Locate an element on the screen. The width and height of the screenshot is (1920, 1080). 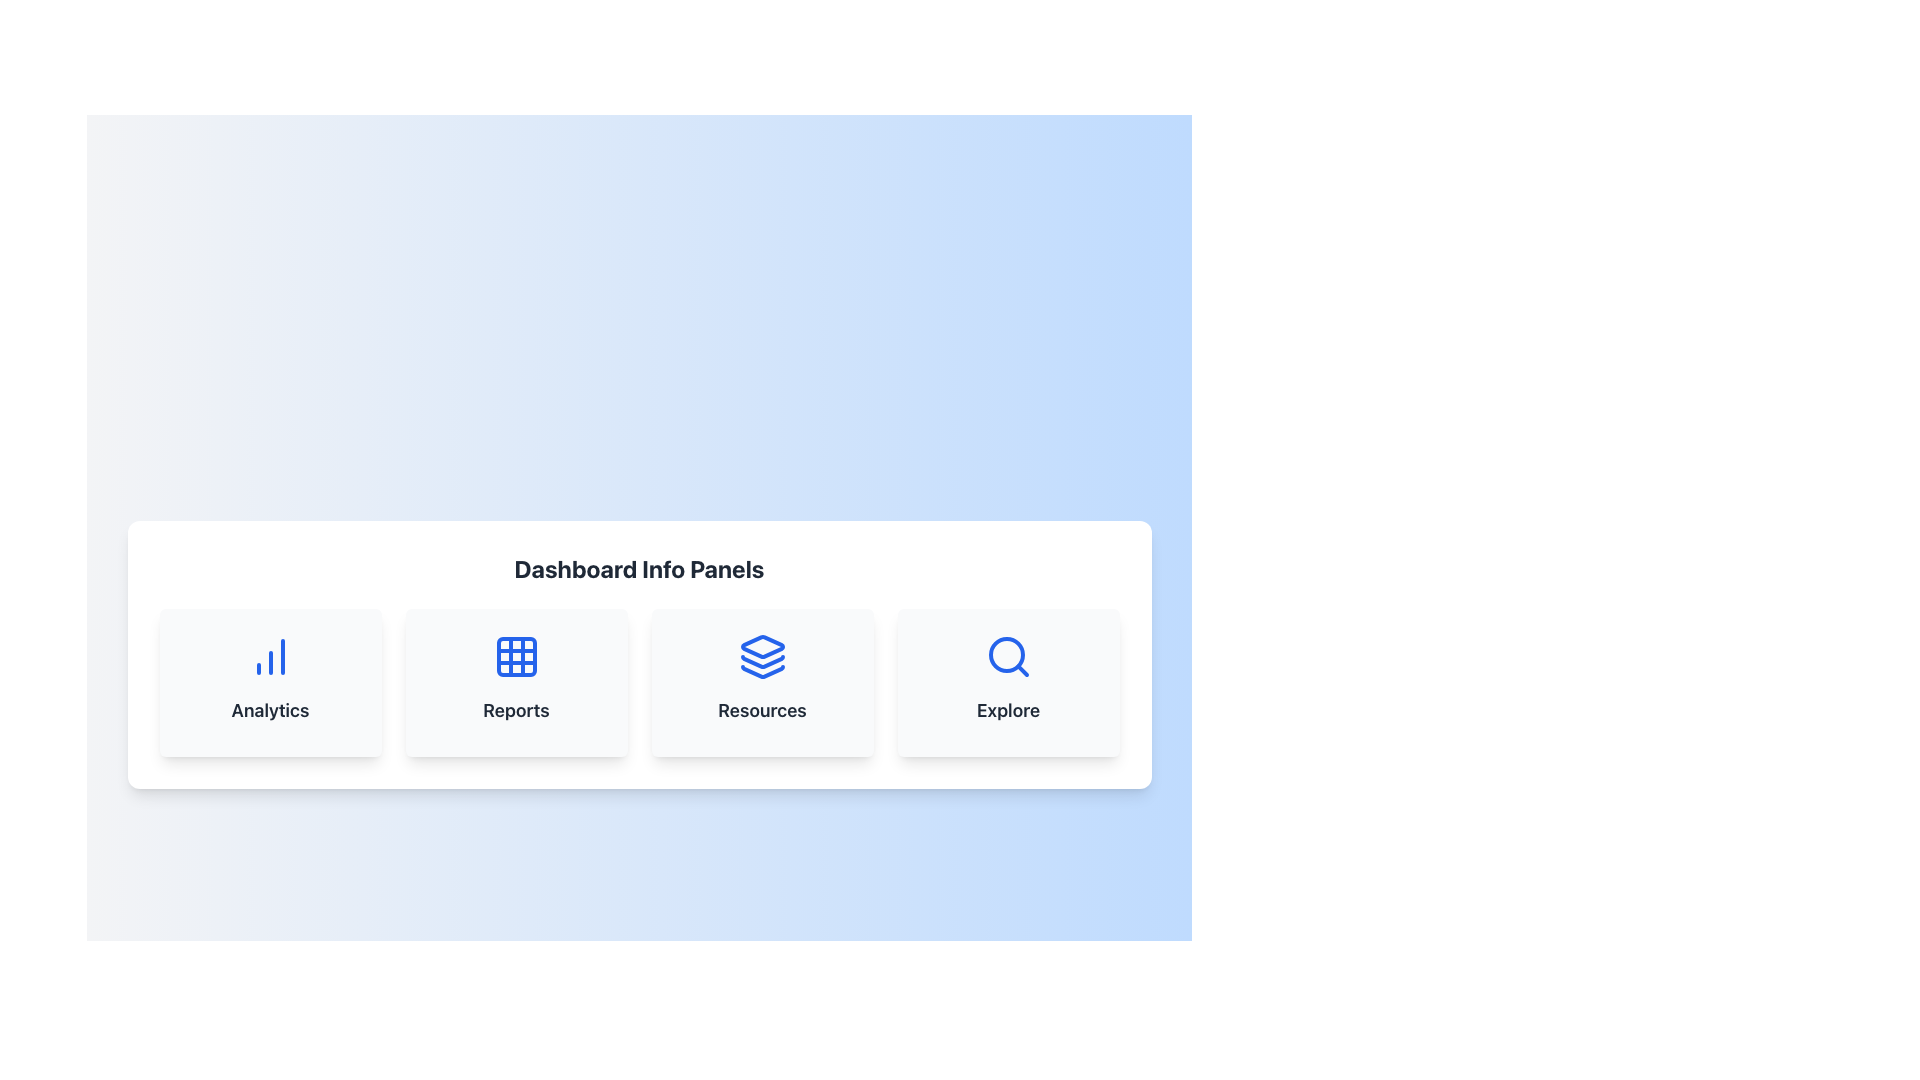
the 'Reports' text label, which is displayed in a bold, medium-sized font with a dark gray color on a light beige background, located at the center-bottom of a card under 'Dashboard Info Panels' is located at coordinates (516, 709).